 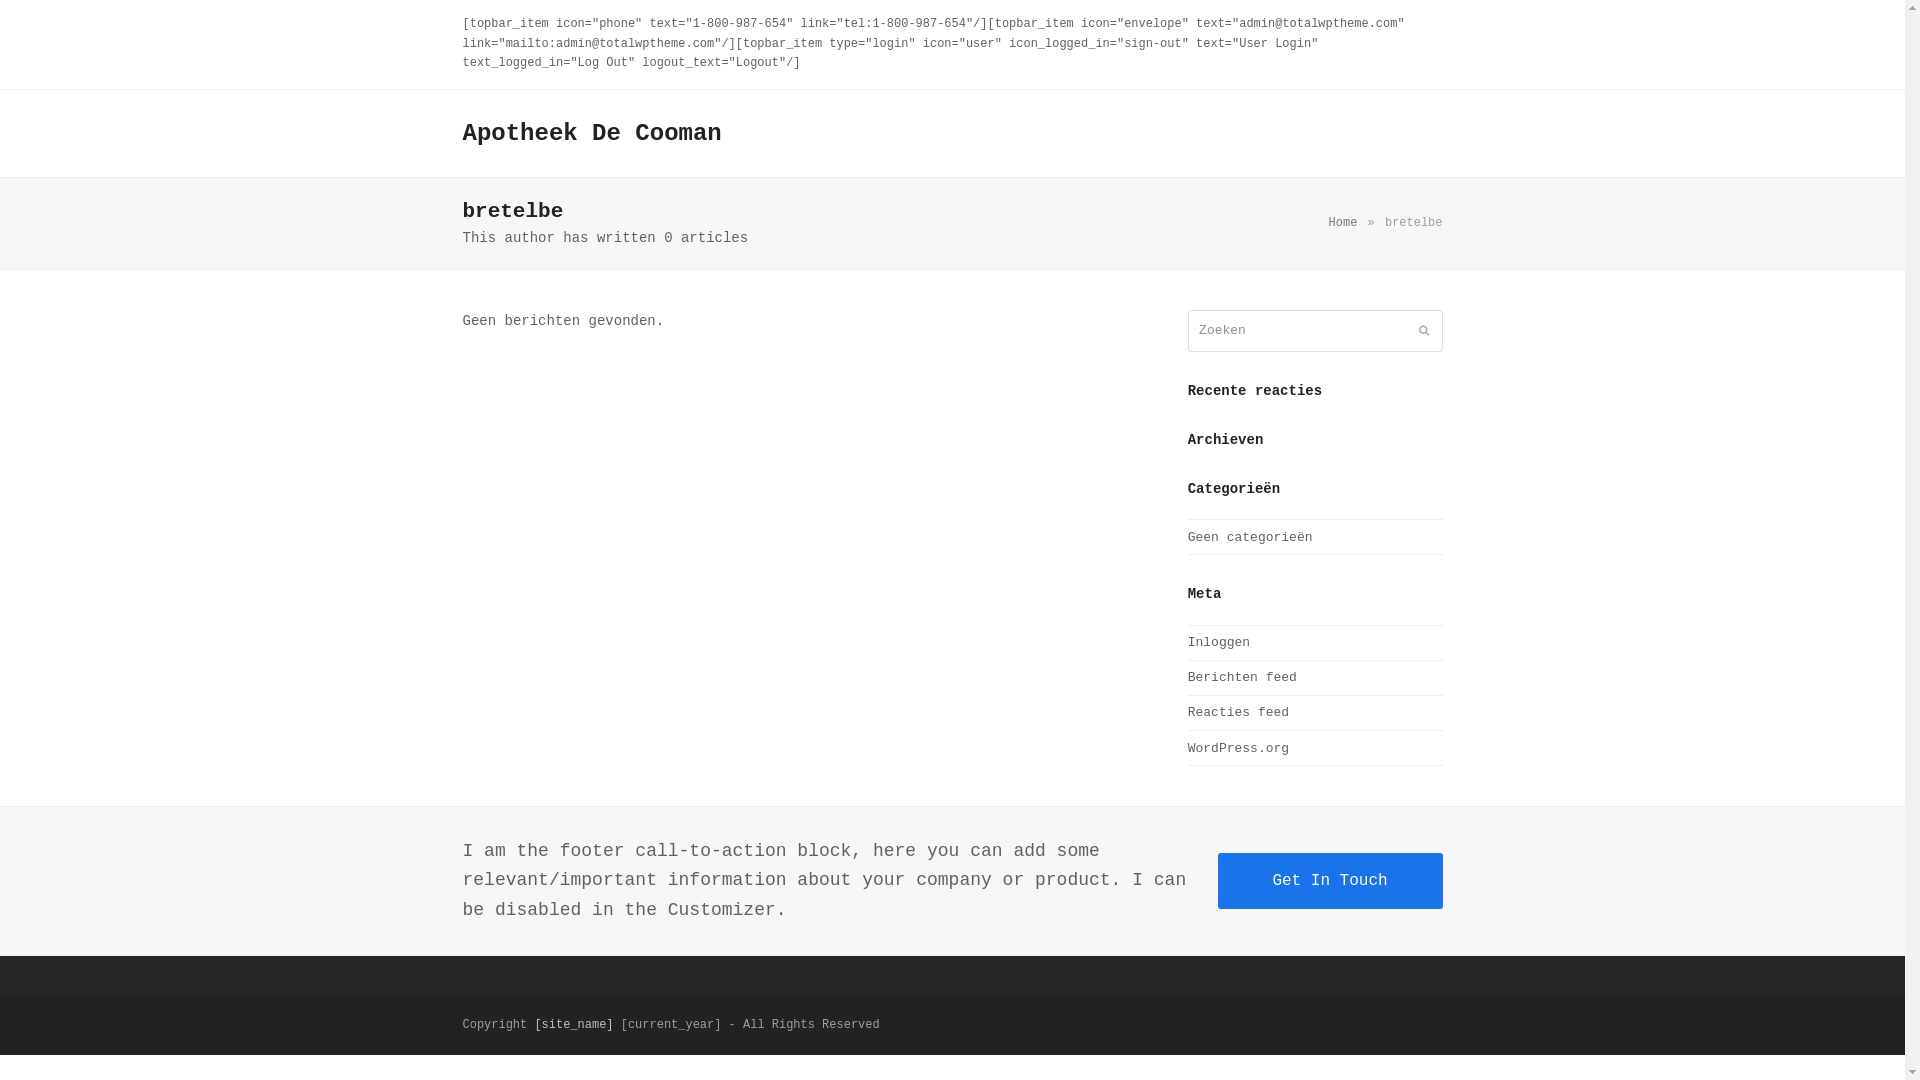 What do you see at coordinates (572, 1025) in the screenshot?
I see `'[site_name]'` at bounding box center [572, 1025].